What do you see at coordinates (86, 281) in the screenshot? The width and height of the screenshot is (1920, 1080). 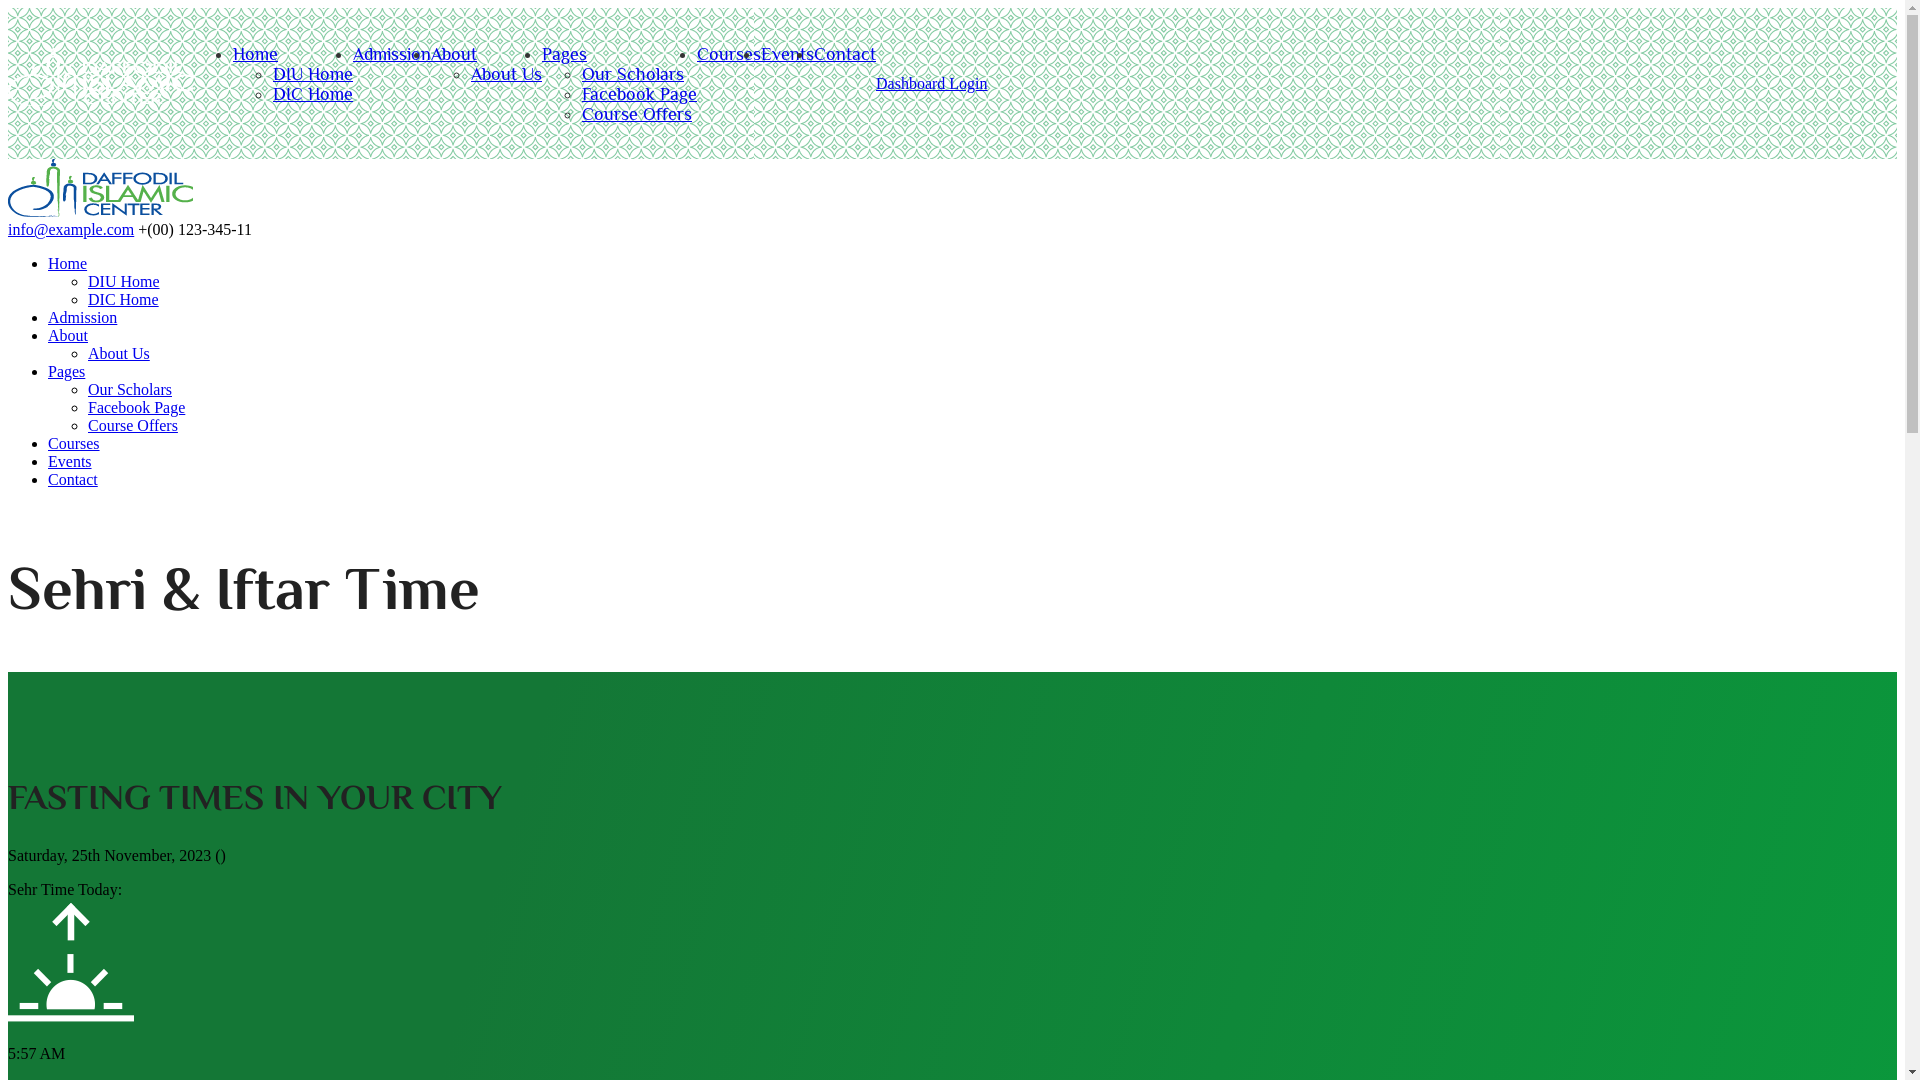 I see `'DIU Home'` at bounding box center [86, 281].